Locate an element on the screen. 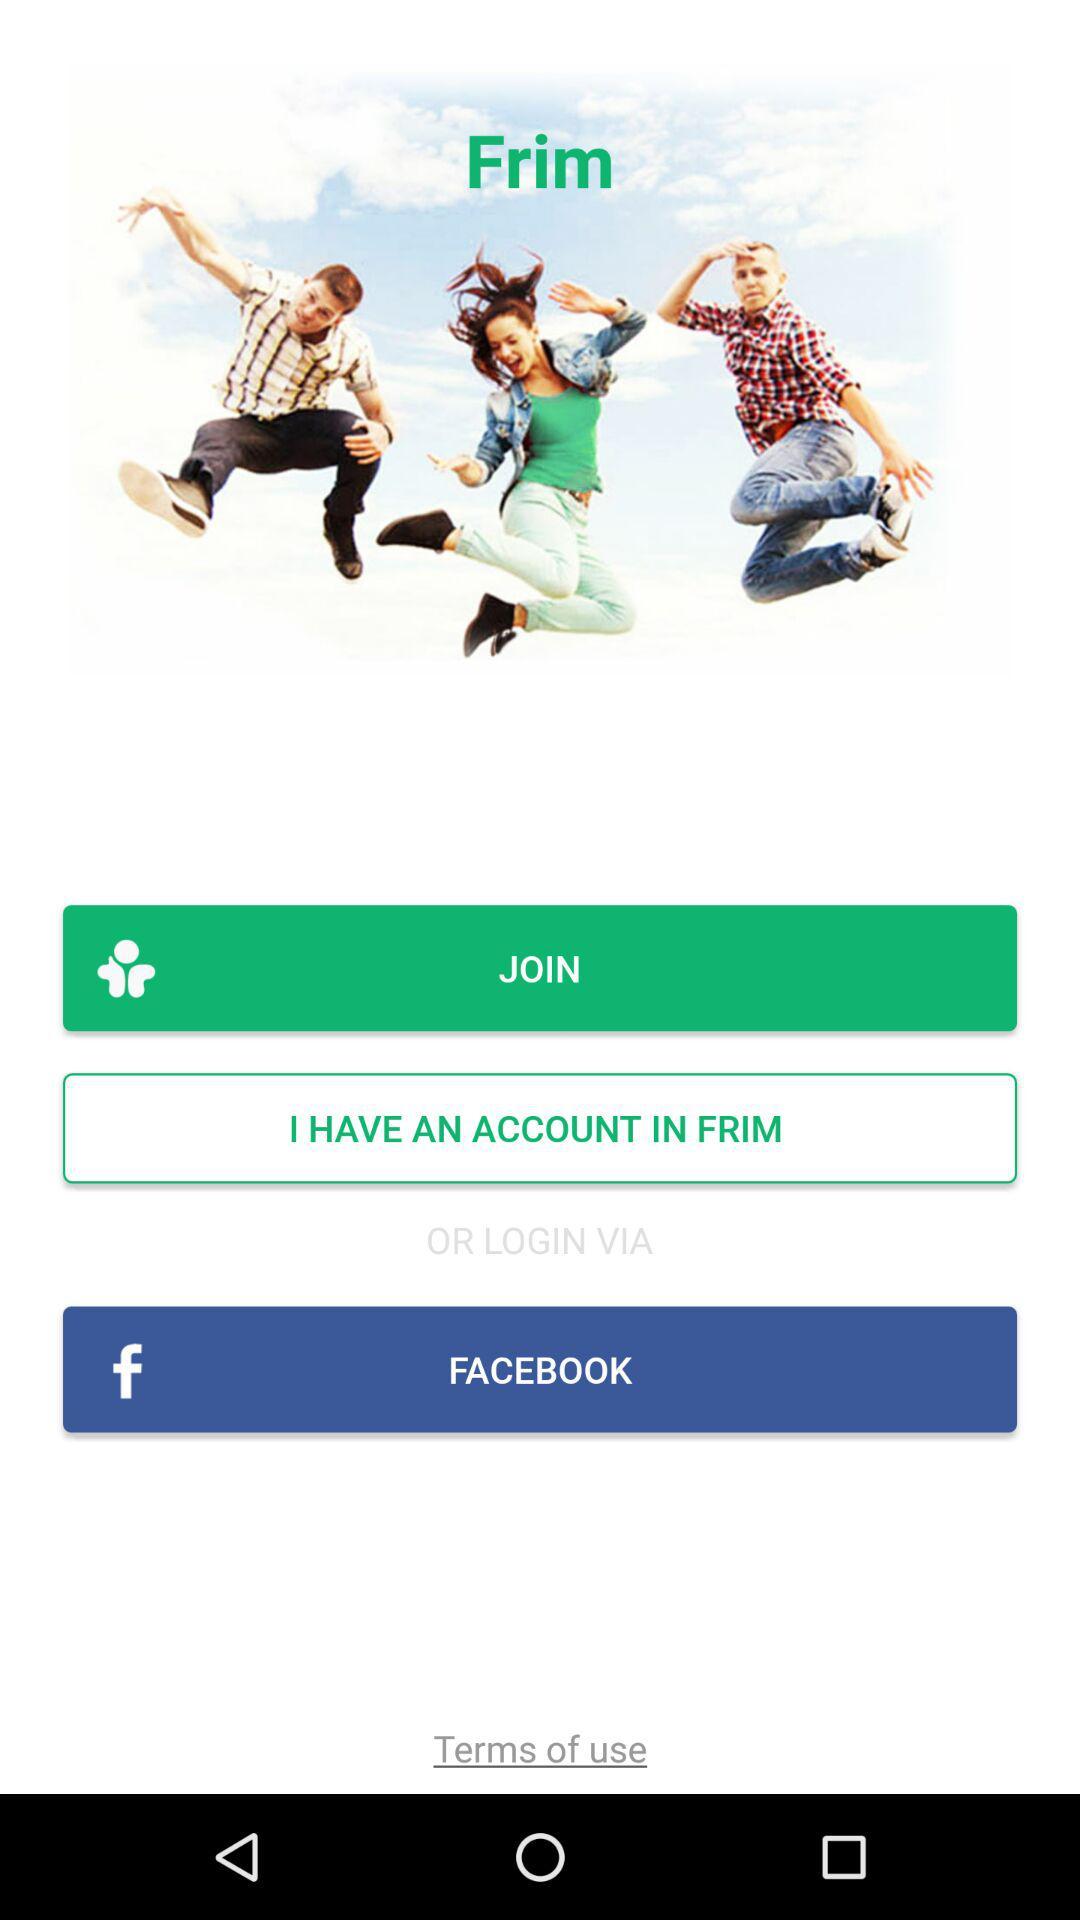  i have an is located at coordinates (540, 1128).